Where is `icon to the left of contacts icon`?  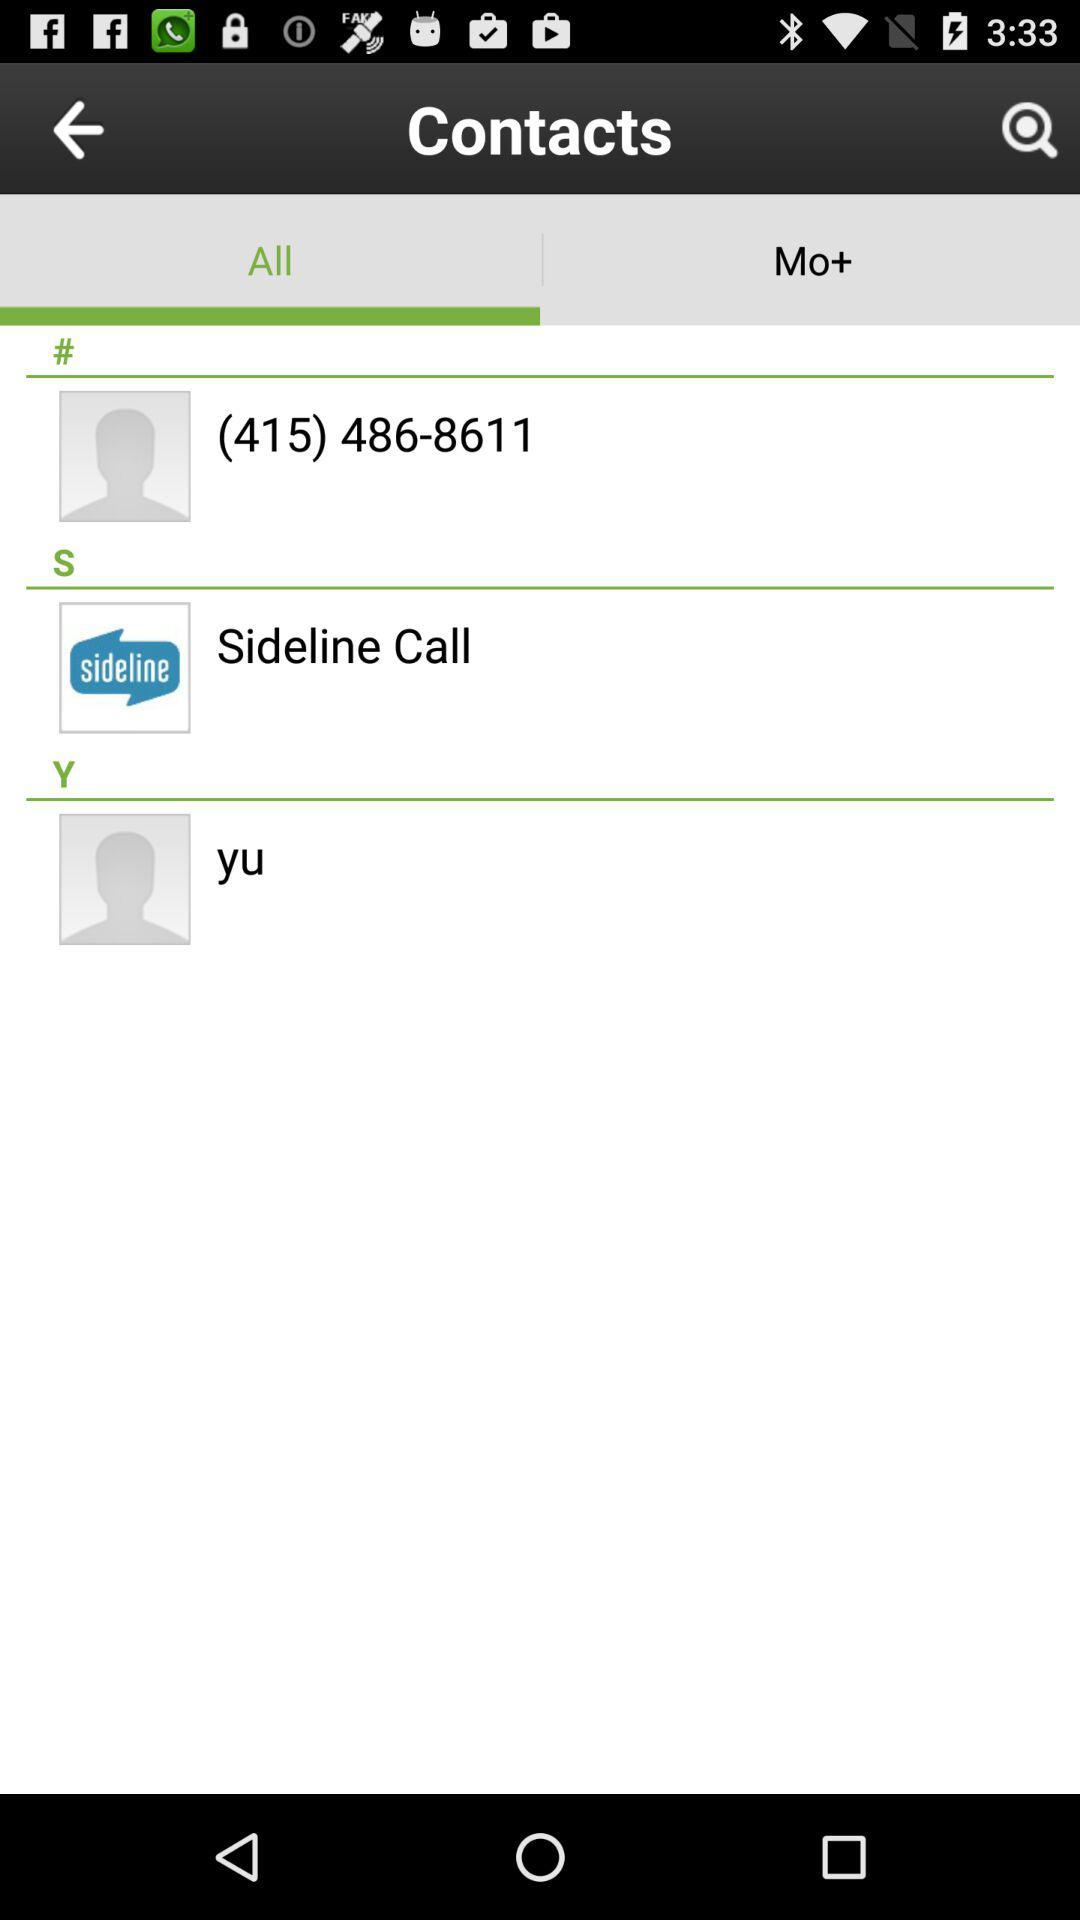
icon to the left of contacts icon is located at coordinates (124, 127).